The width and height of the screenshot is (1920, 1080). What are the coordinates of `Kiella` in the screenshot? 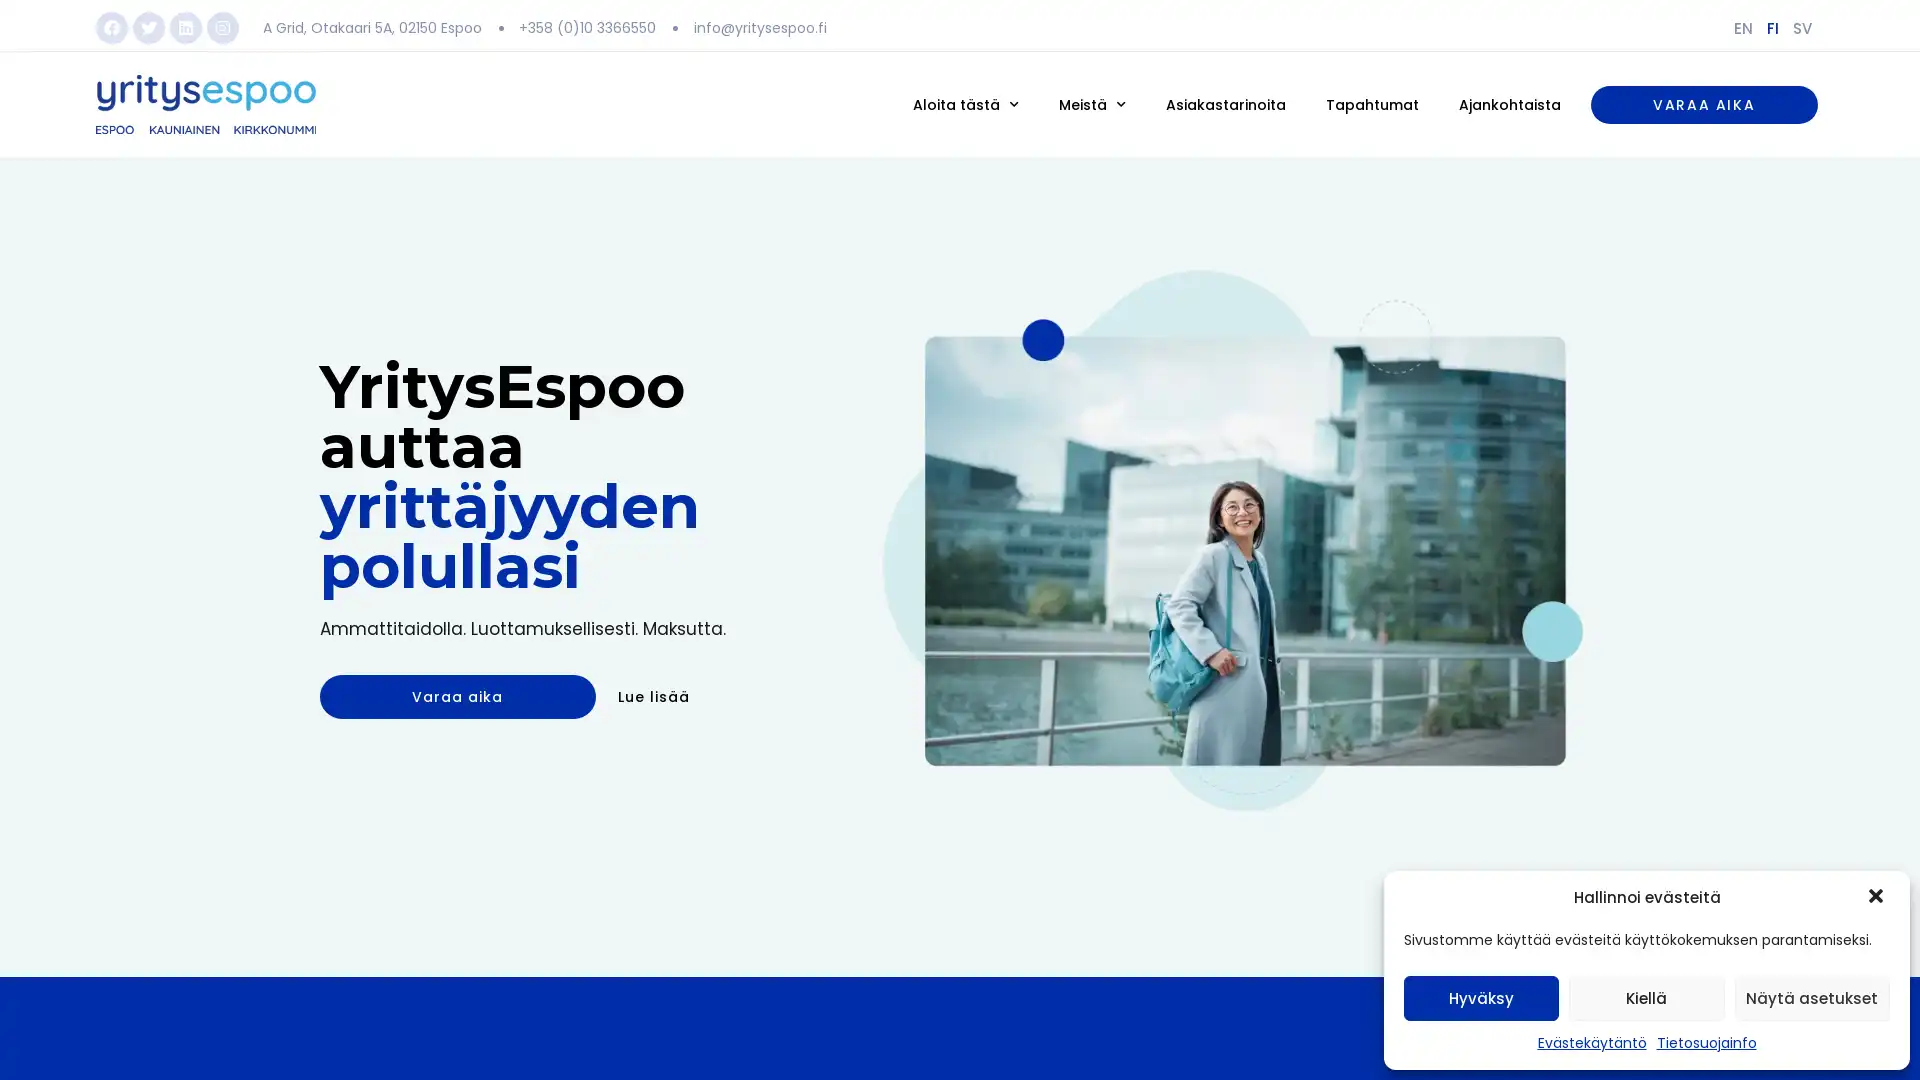 It's located at (1646, 998).